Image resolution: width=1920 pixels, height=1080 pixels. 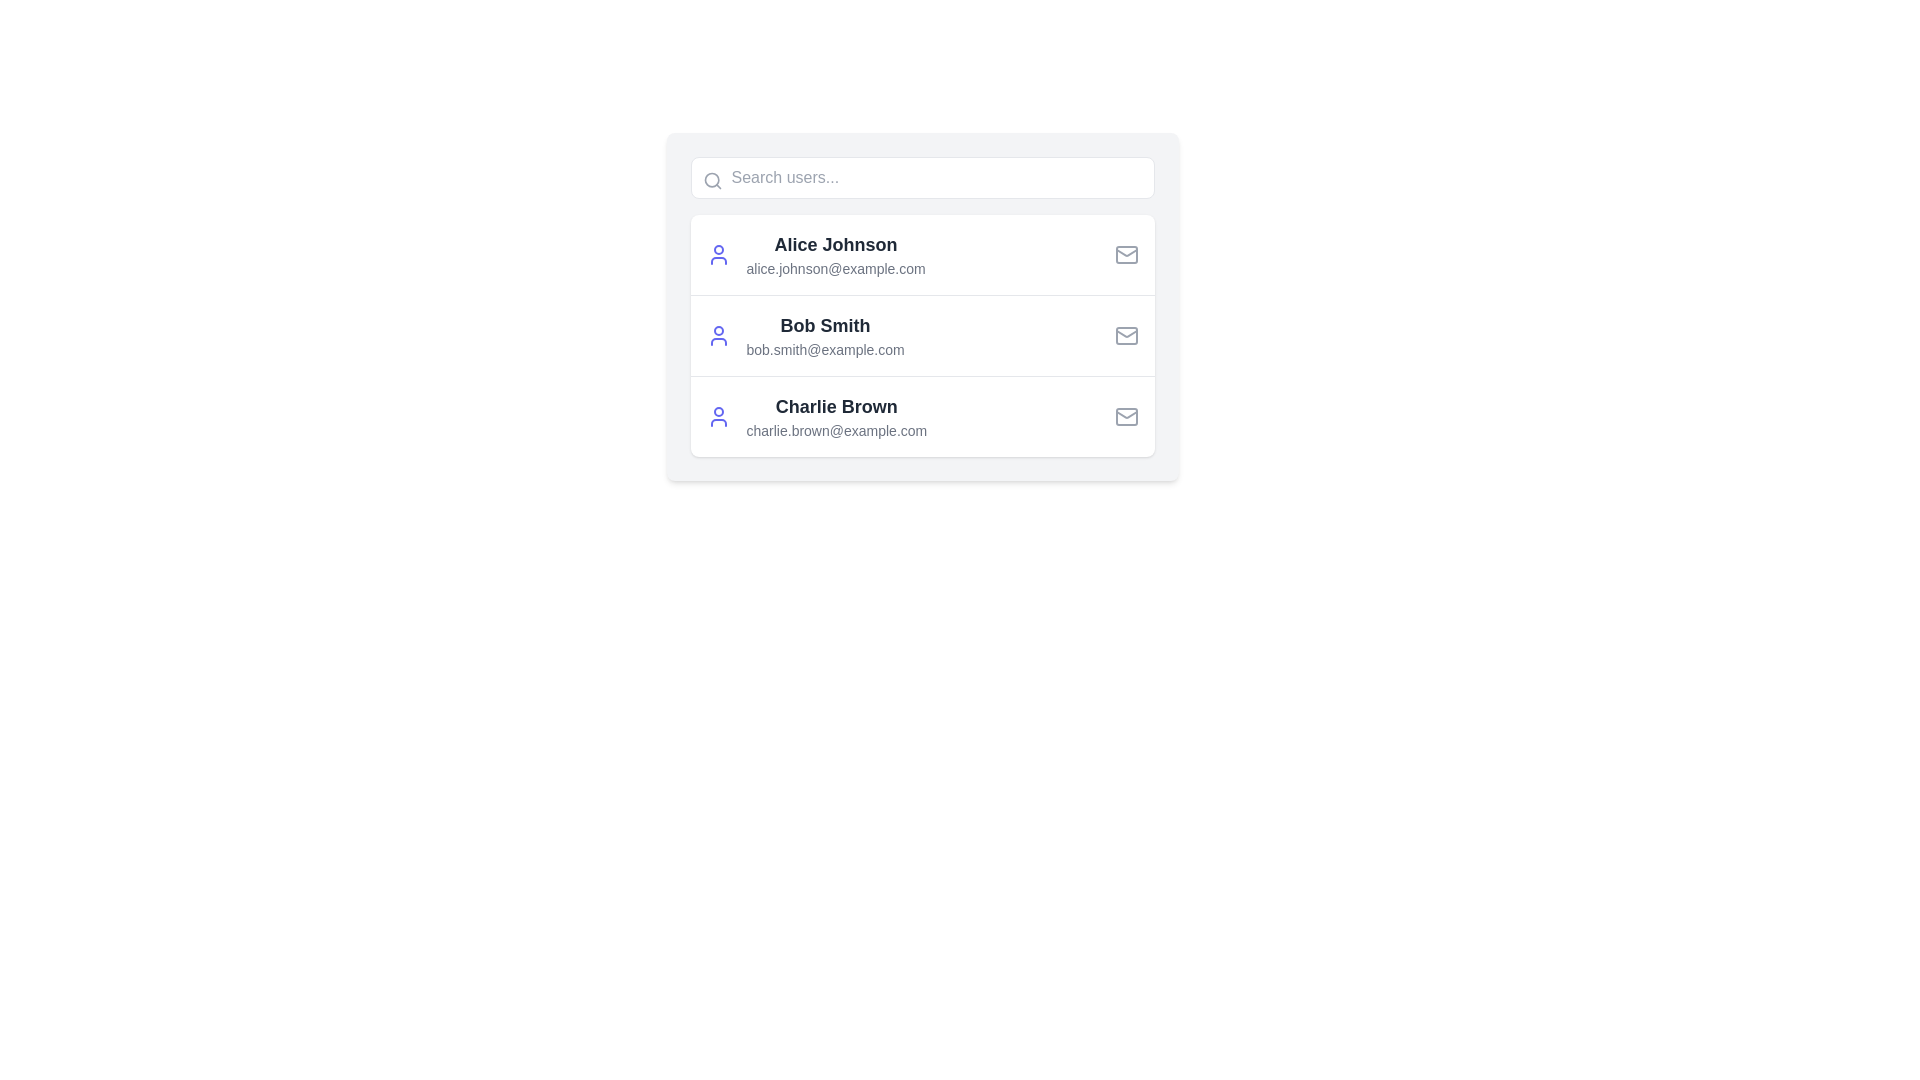 What do you see at coordinates (836, 268) in the screenshot?
I see `the text label displaying the email address 'alice.johnson@example.com', which is styled in a light gray font and located directly below 'Alice Johnson' in the user information card list` at bounding box center [836, 268].